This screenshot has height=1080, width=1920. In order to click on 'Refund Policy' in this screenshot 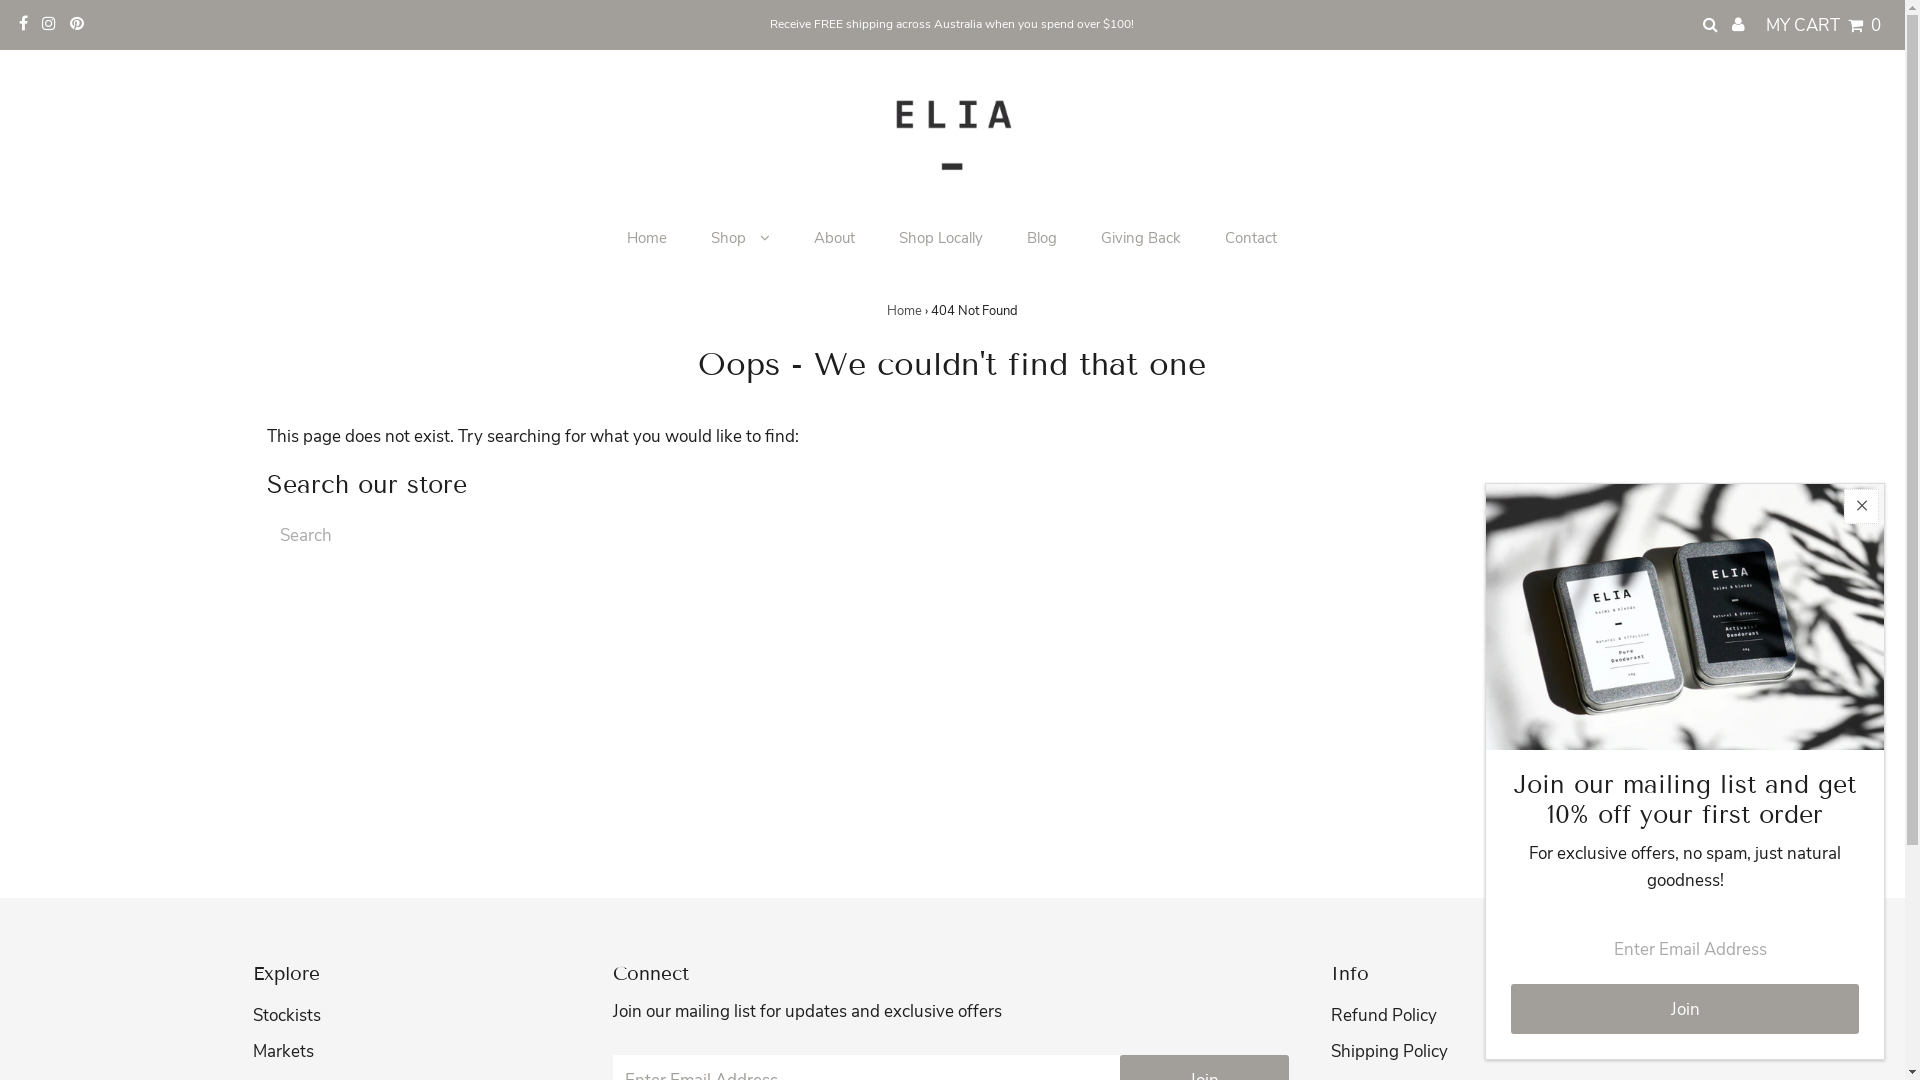, I will do `click(1381, 1015)`.